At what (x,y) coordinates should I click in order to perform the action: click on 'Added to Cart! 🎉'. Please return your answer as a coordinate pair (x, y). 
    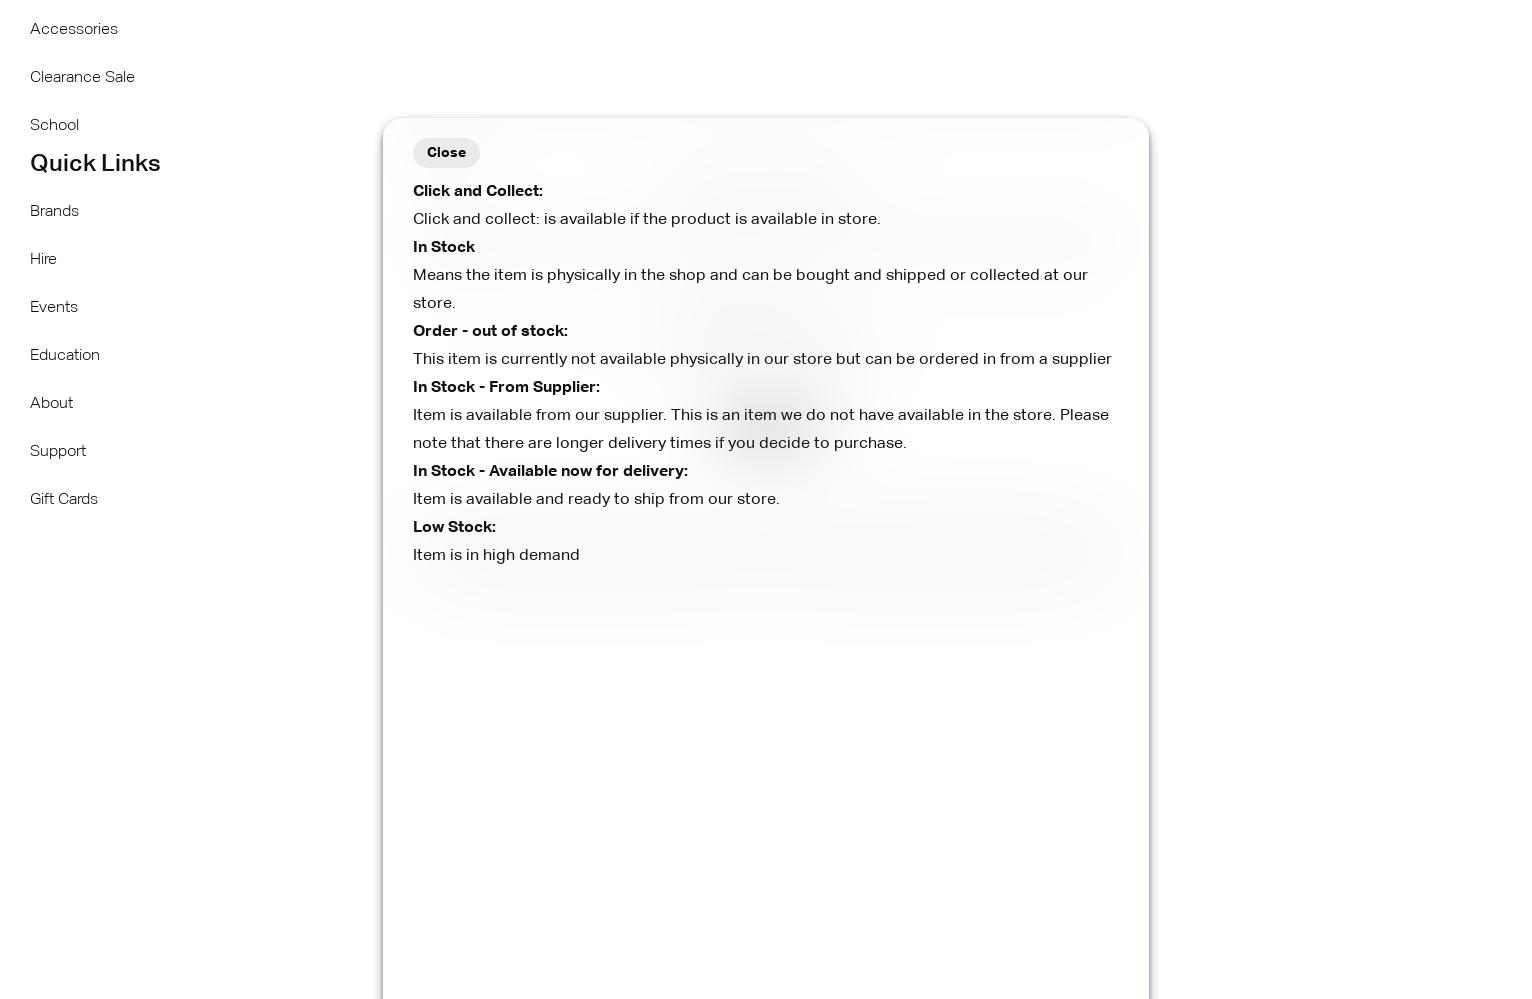
    Looking at the image, I should click on (633, 195).